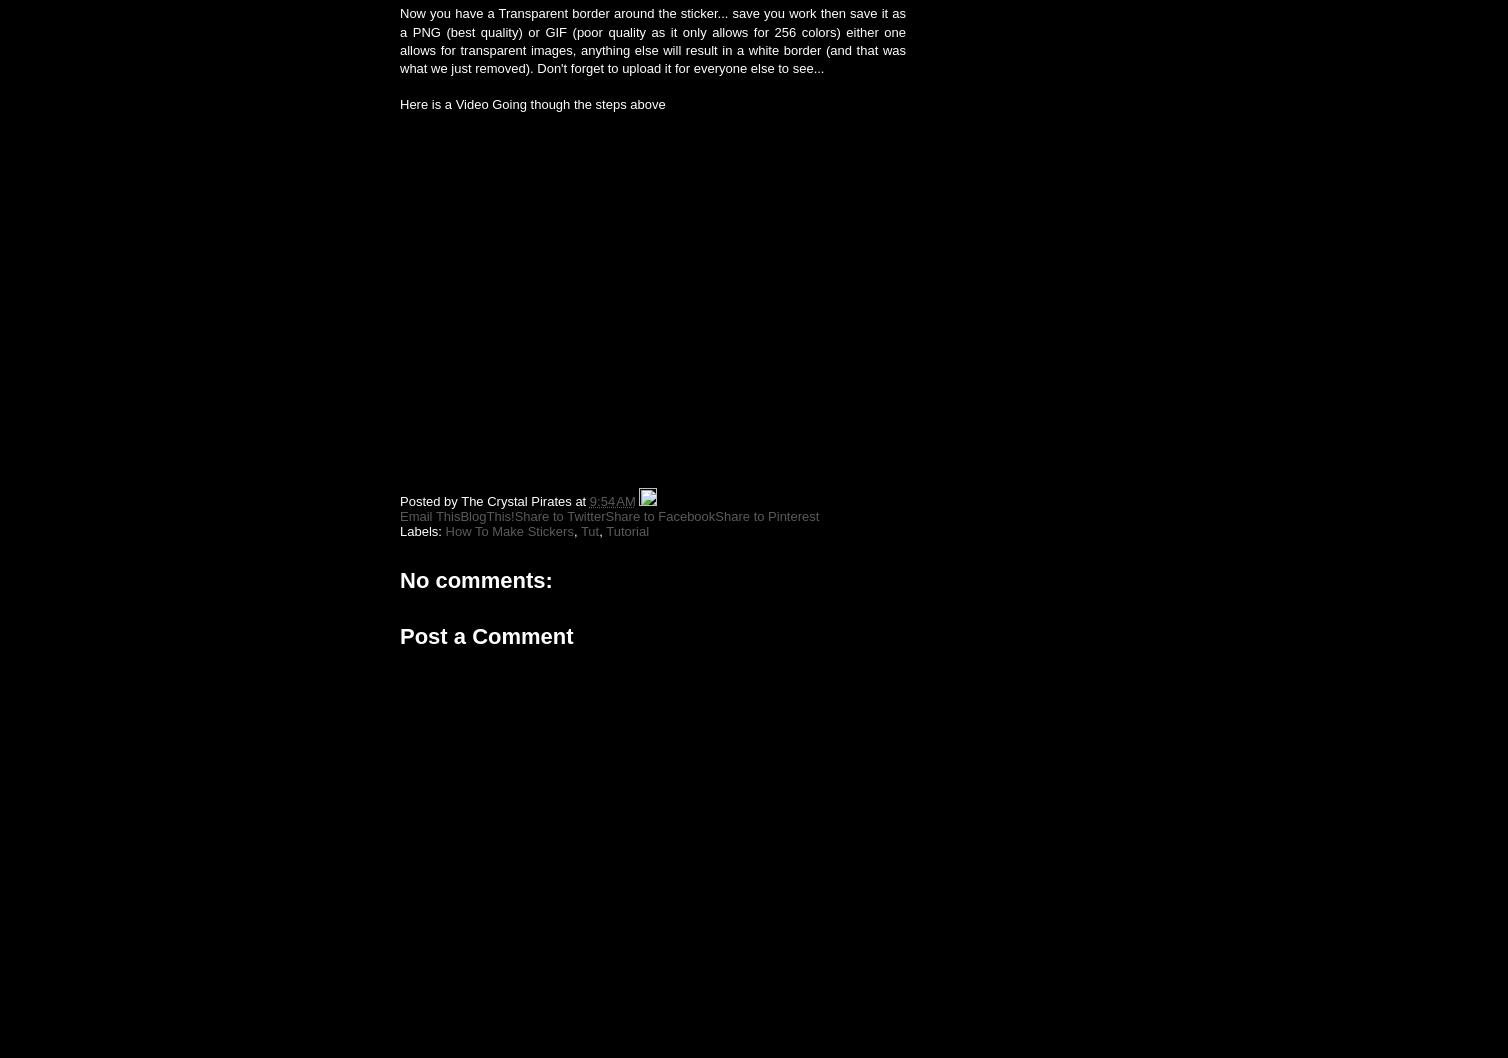 This screenshot has width=1508, height=1058. I want to click on 'Posted by', so click(430, 500).